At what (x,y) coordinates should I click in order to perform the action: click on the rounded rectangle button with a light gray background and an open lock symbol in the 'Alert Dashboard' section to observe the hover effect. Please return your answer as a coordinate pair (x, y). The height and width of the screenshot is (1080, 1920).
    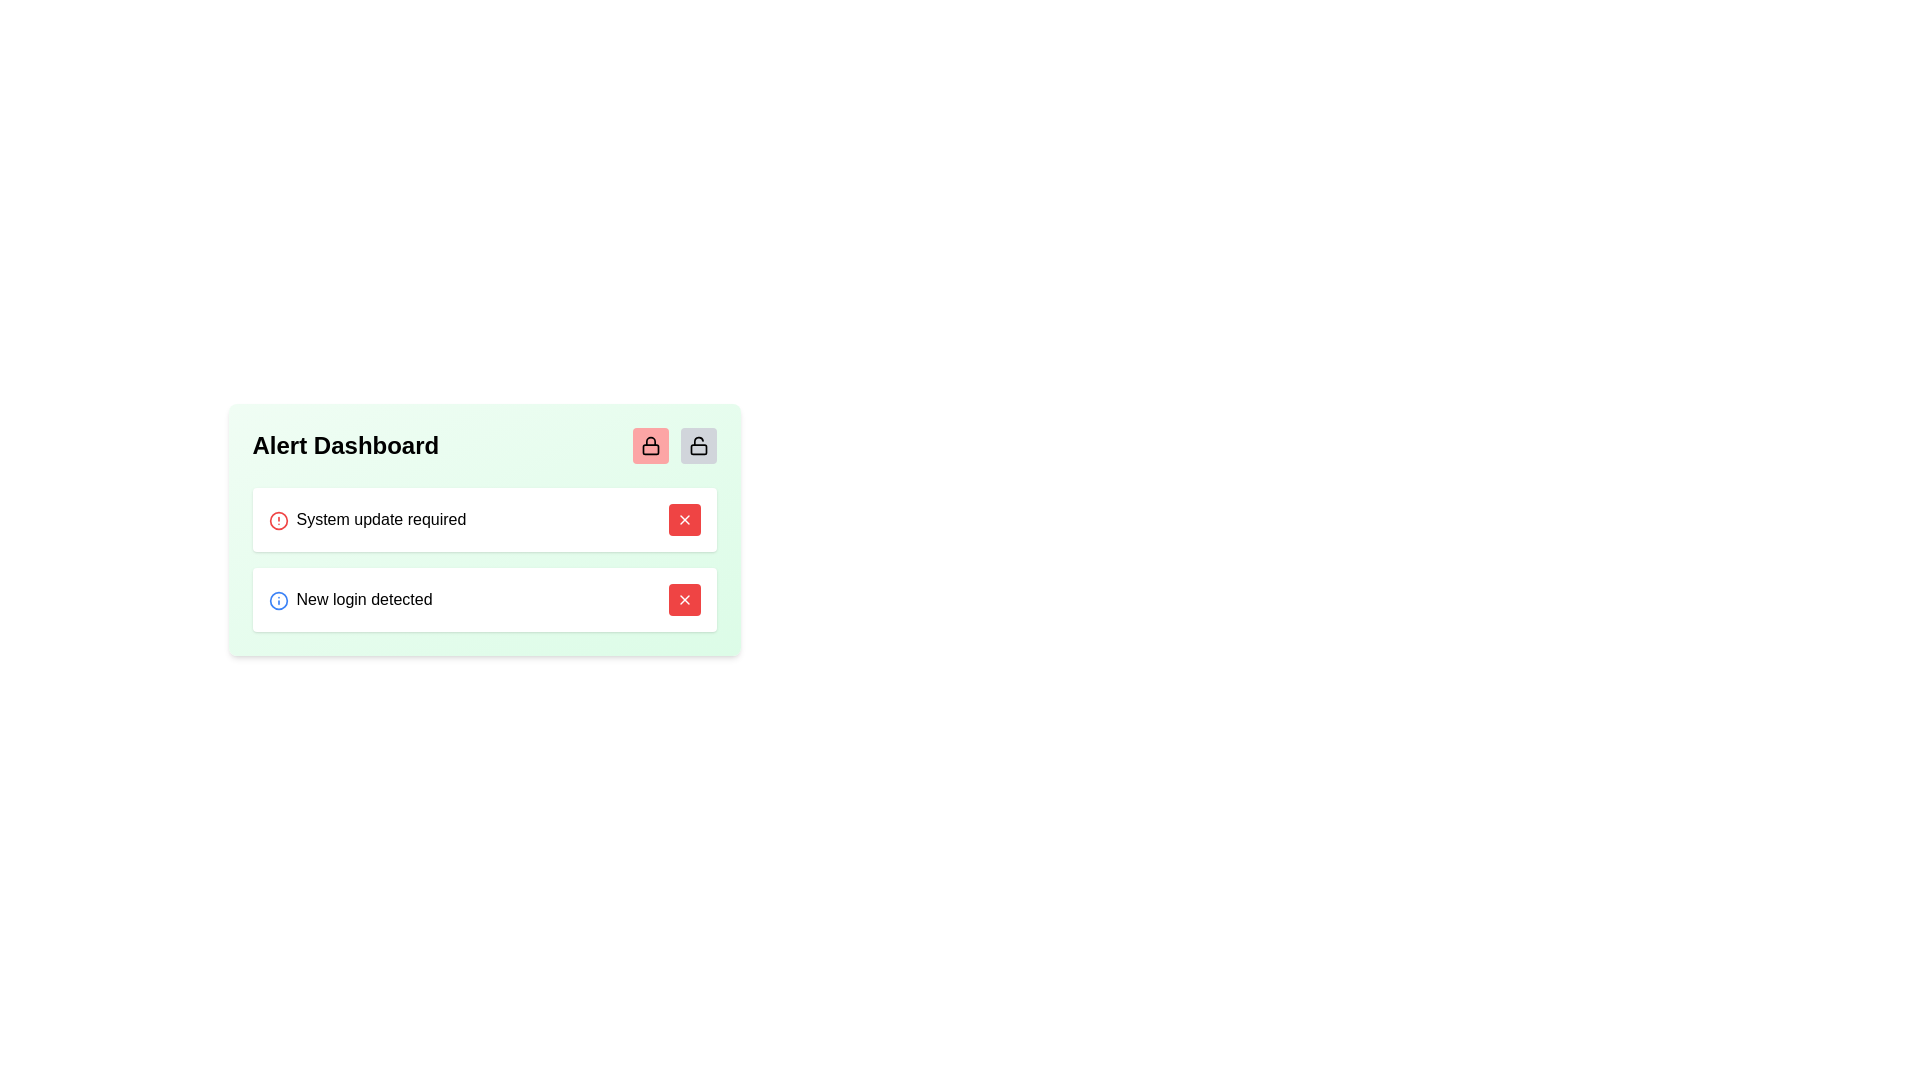
    Looking at the image, I should click on (698, 445).